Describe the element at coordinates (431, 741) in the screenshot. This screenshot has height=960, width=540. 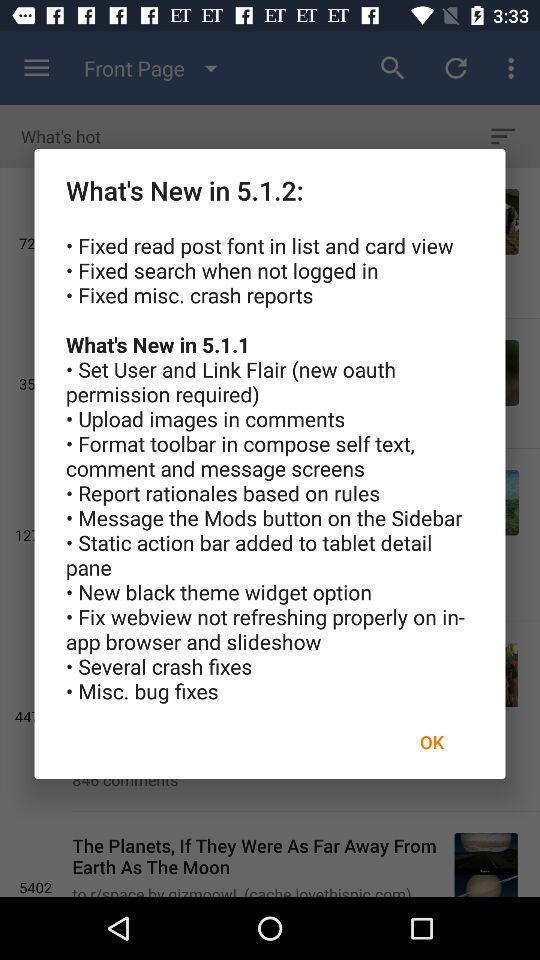
I see `item below fixed read post` at that location.